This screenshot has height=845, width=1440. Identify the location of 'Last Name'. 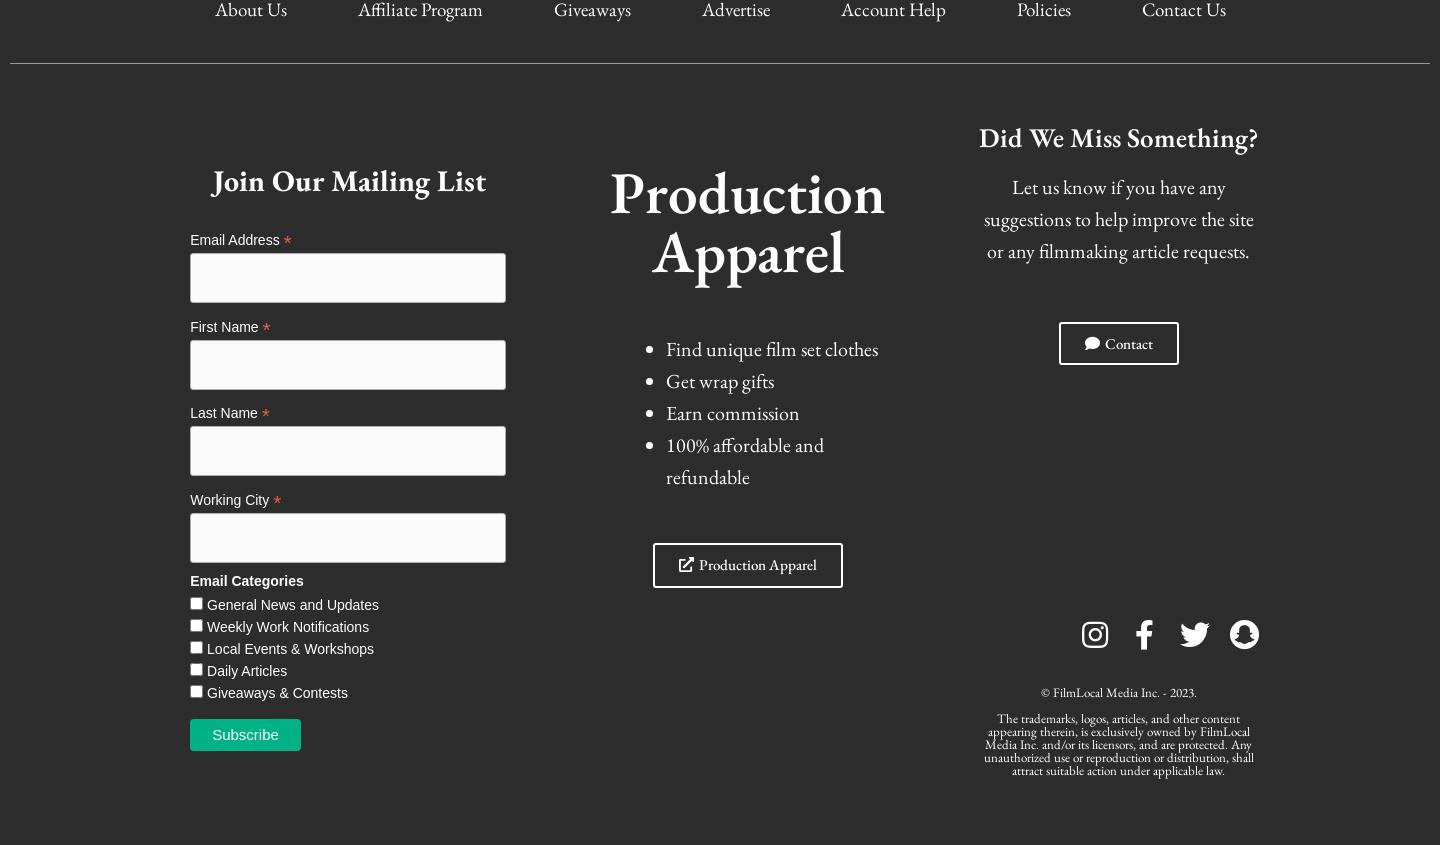
(223, 412).